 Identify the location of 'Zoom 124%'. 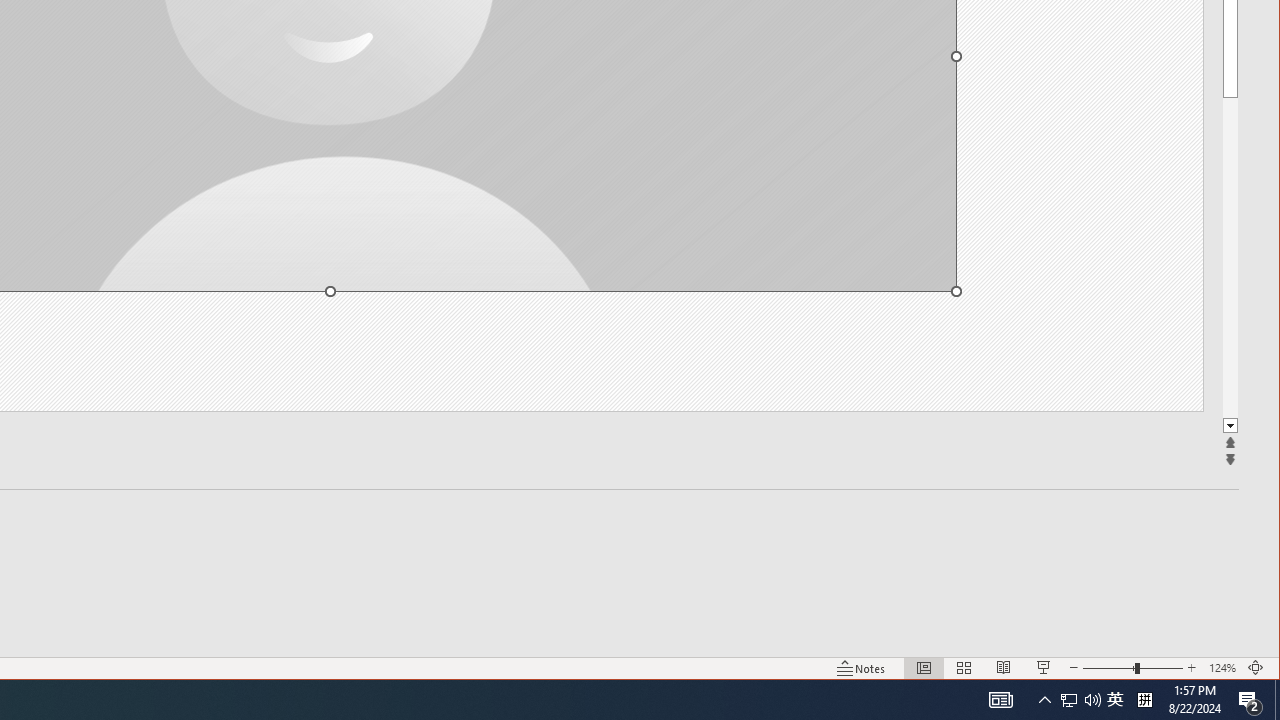
(1221, 668).